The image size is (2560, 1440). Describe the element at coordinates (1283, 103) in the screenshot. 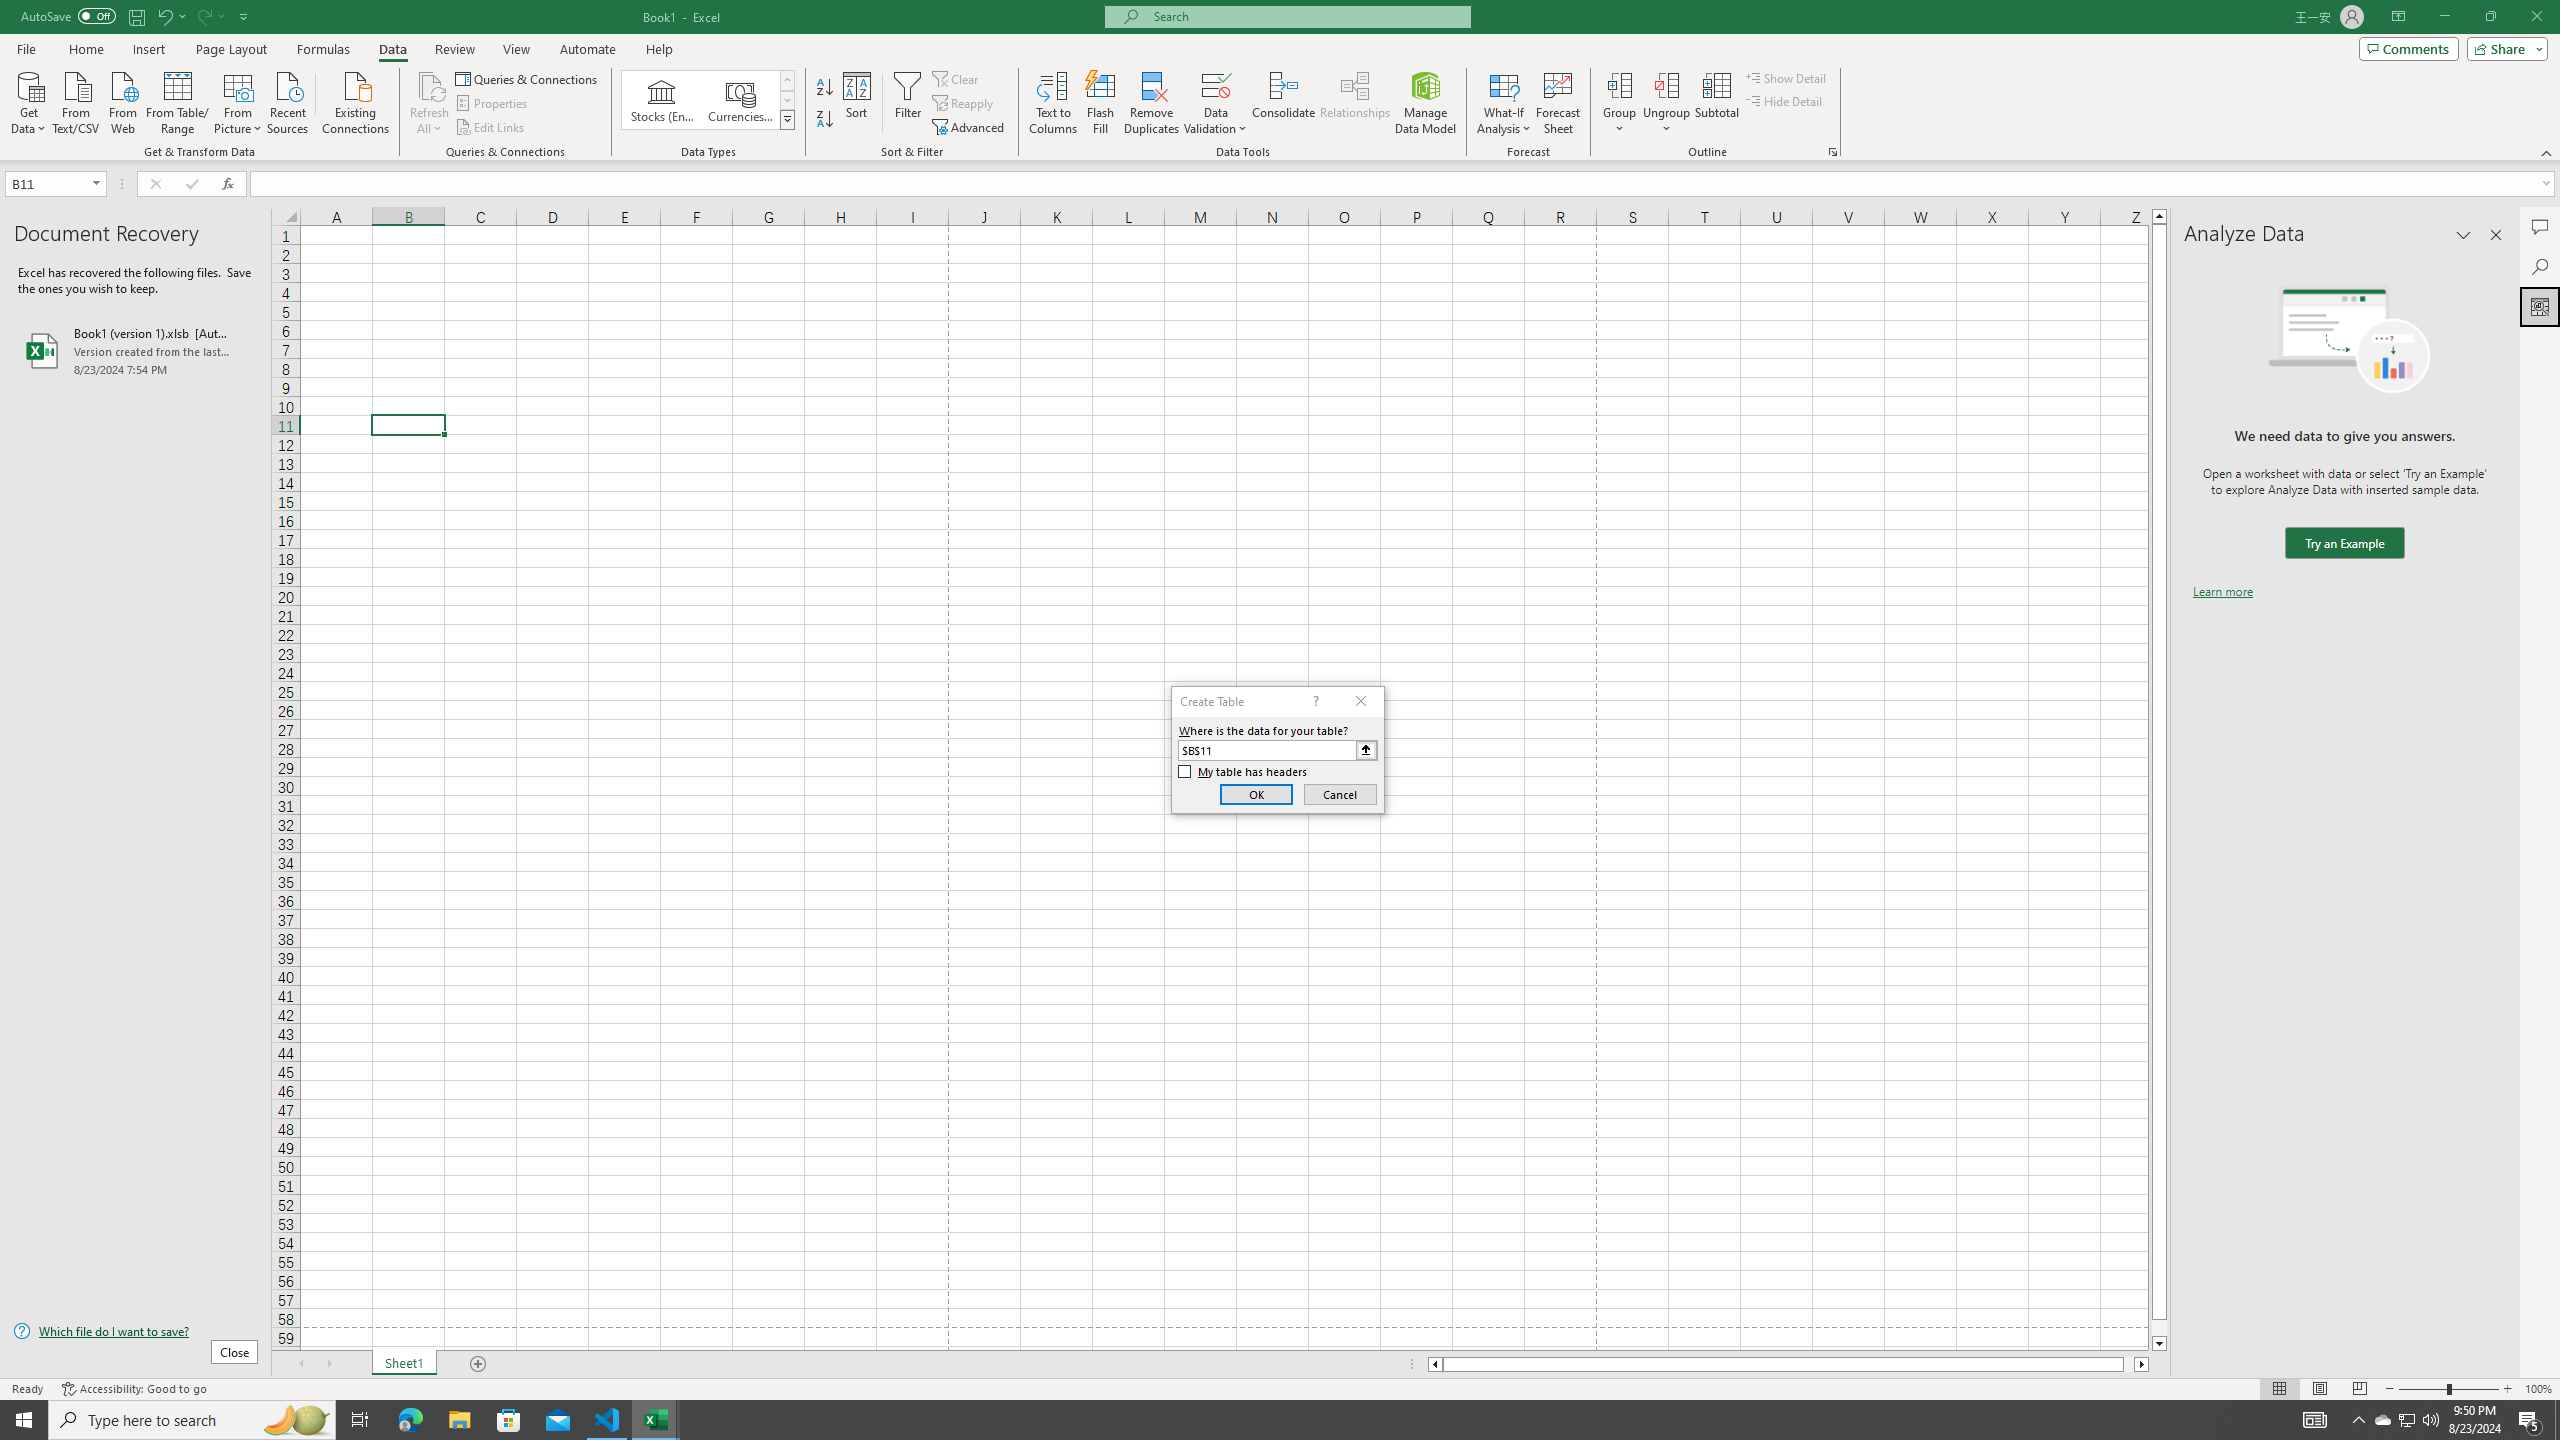

I see `'Consolidate...'` at that location.